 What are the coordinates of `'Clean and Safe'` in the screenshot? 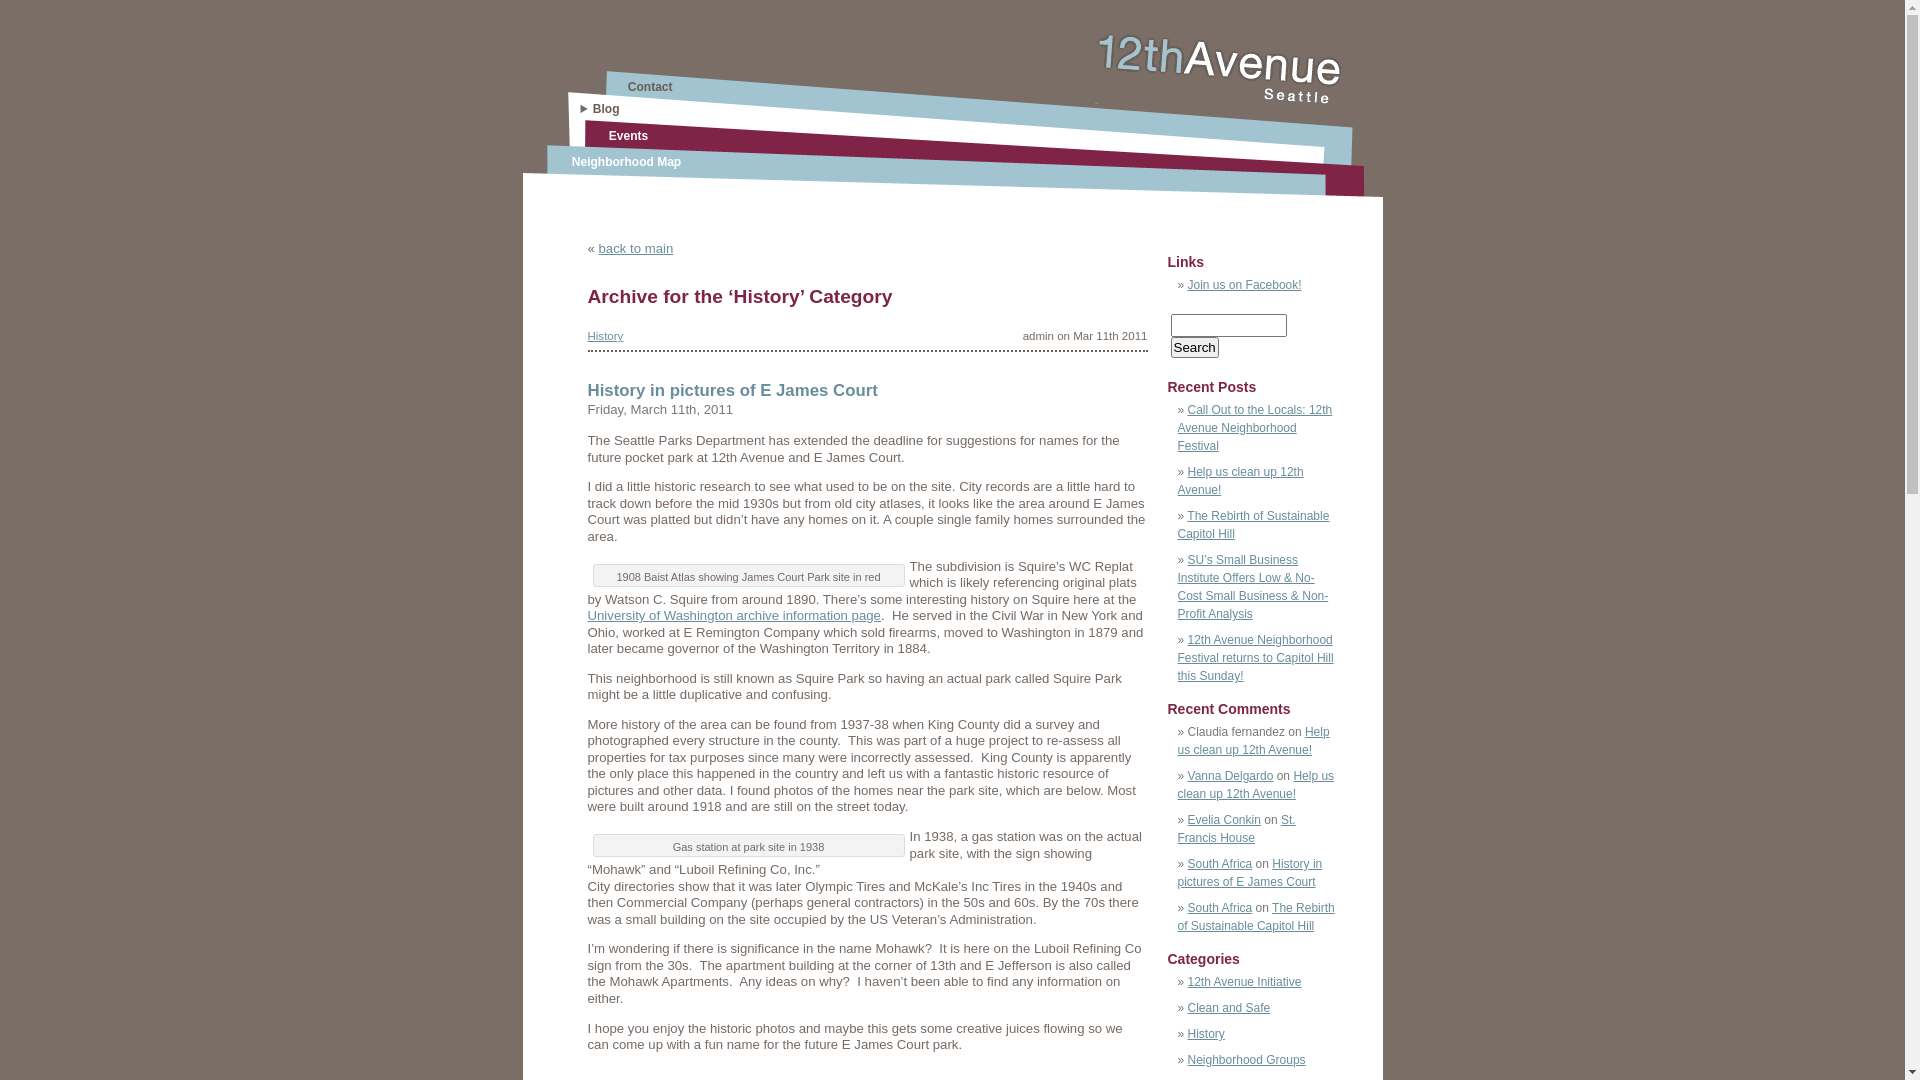 It's located at (1228, 1007).